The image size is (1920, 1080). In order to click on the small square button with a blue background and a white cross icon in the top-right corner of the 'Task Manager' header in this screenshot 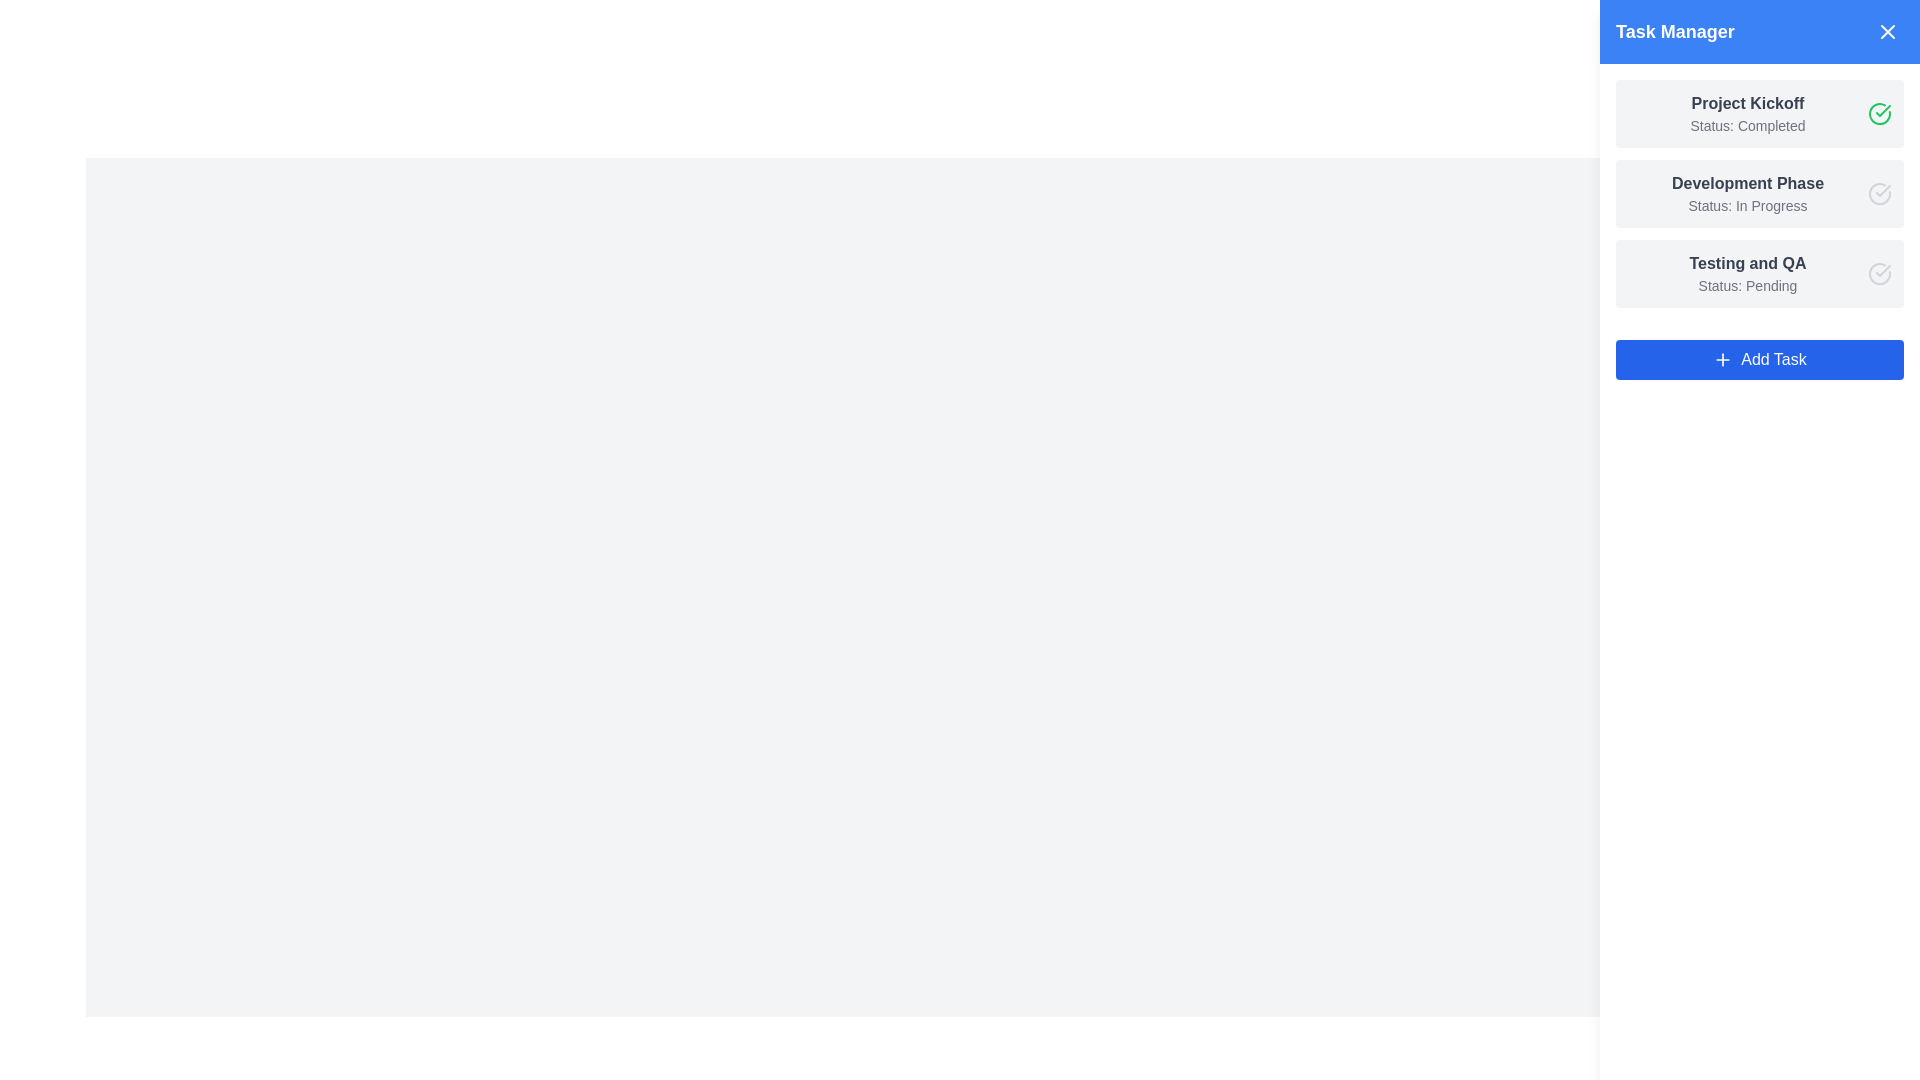, I will do `click(1886, 31)`.